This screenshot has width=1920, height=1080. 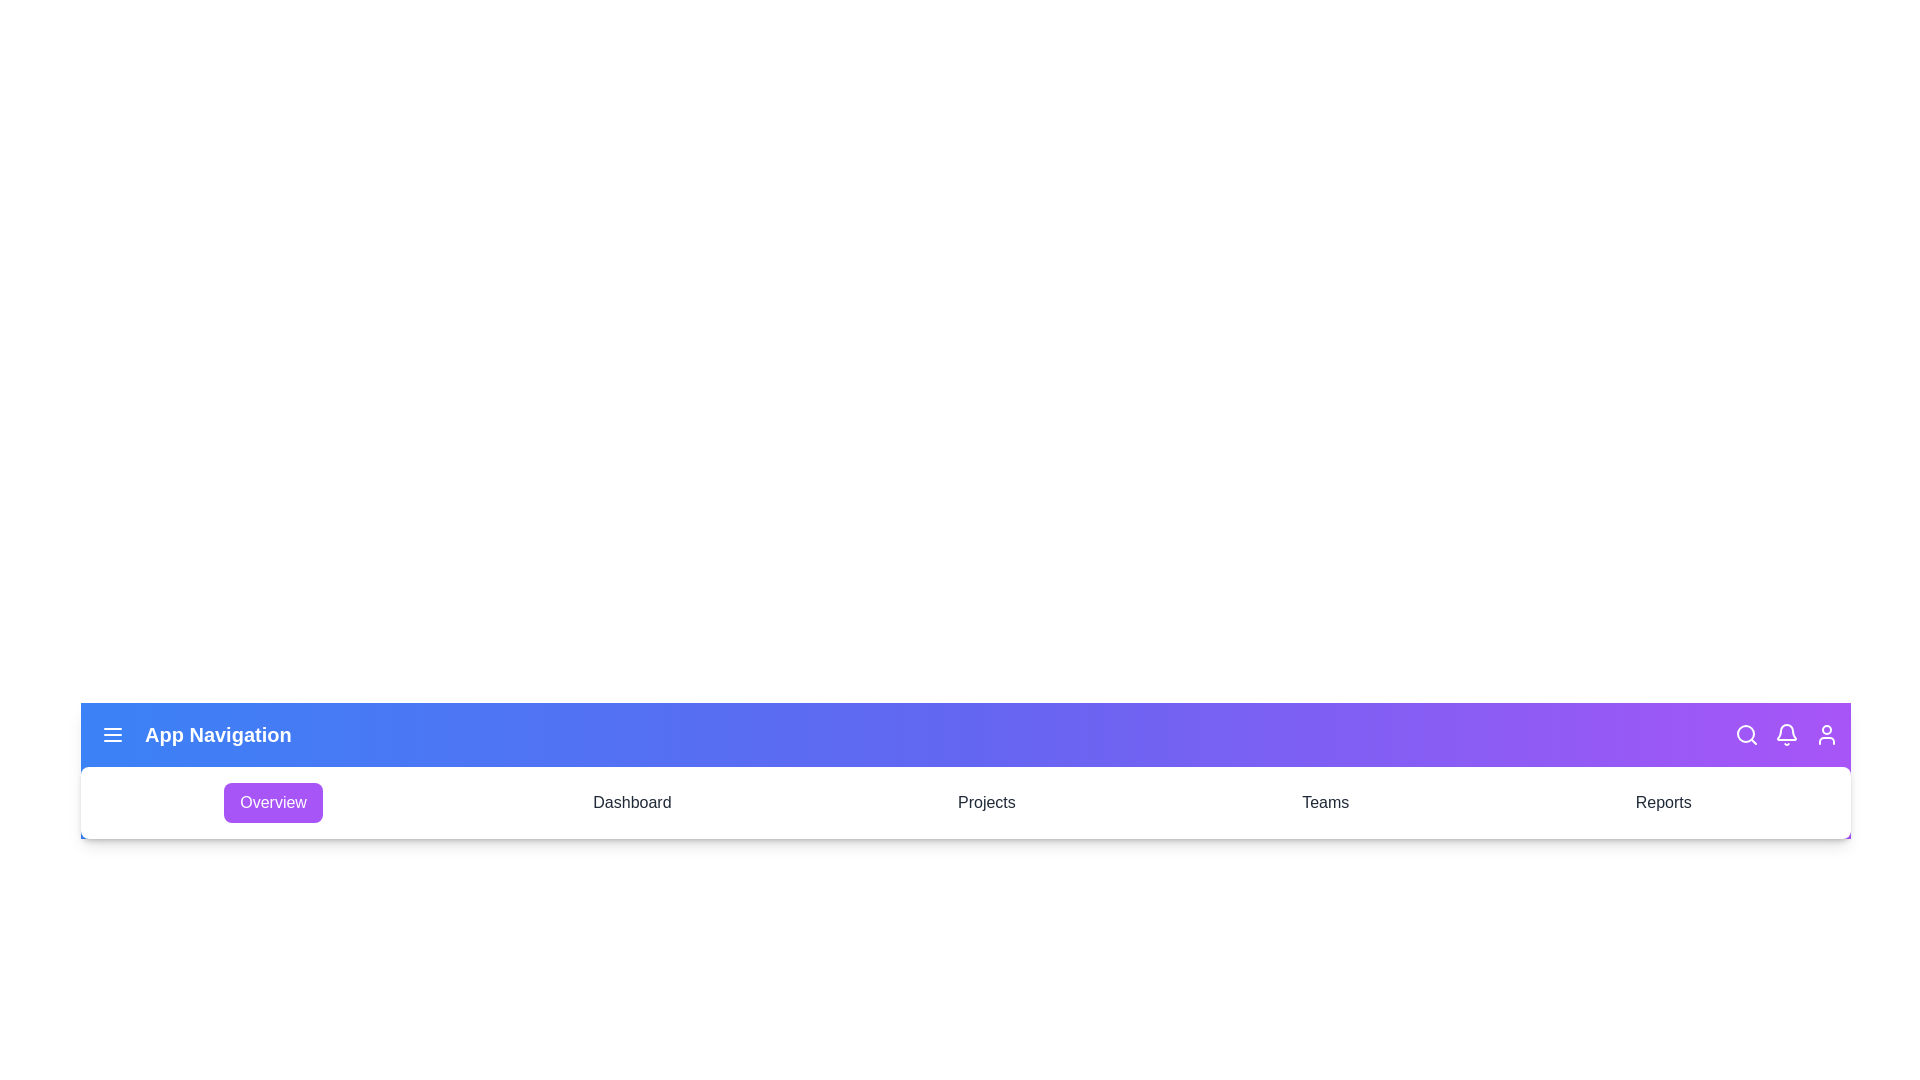 I want to click on the Projects tab to navigate to it, so click(x=986, y=801).